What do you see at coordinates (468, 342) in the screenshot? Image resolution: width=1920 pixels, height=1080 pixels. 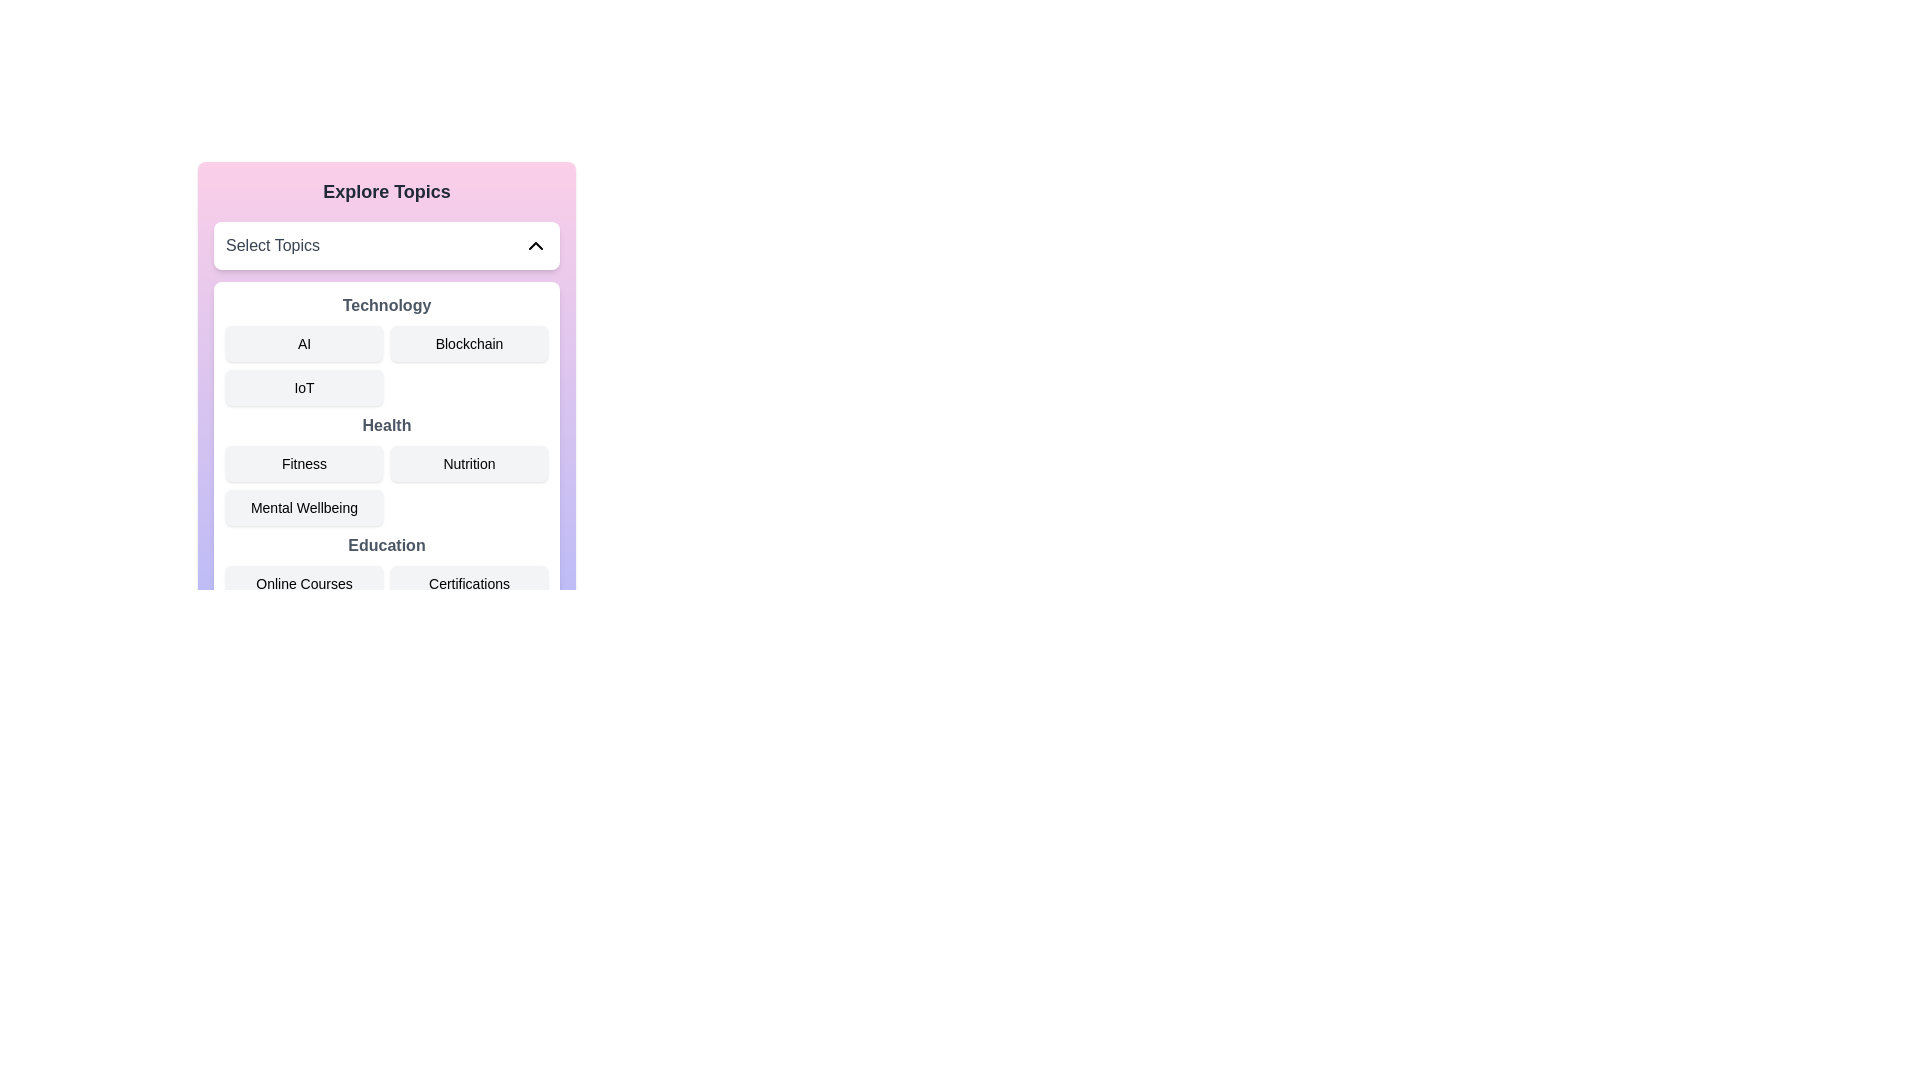 I see `the 'Blockchain' button located under the 'Technology' subheading, adjacent to the 'AI' button and above the 'IoT' button` at bounding box center [468, 342].